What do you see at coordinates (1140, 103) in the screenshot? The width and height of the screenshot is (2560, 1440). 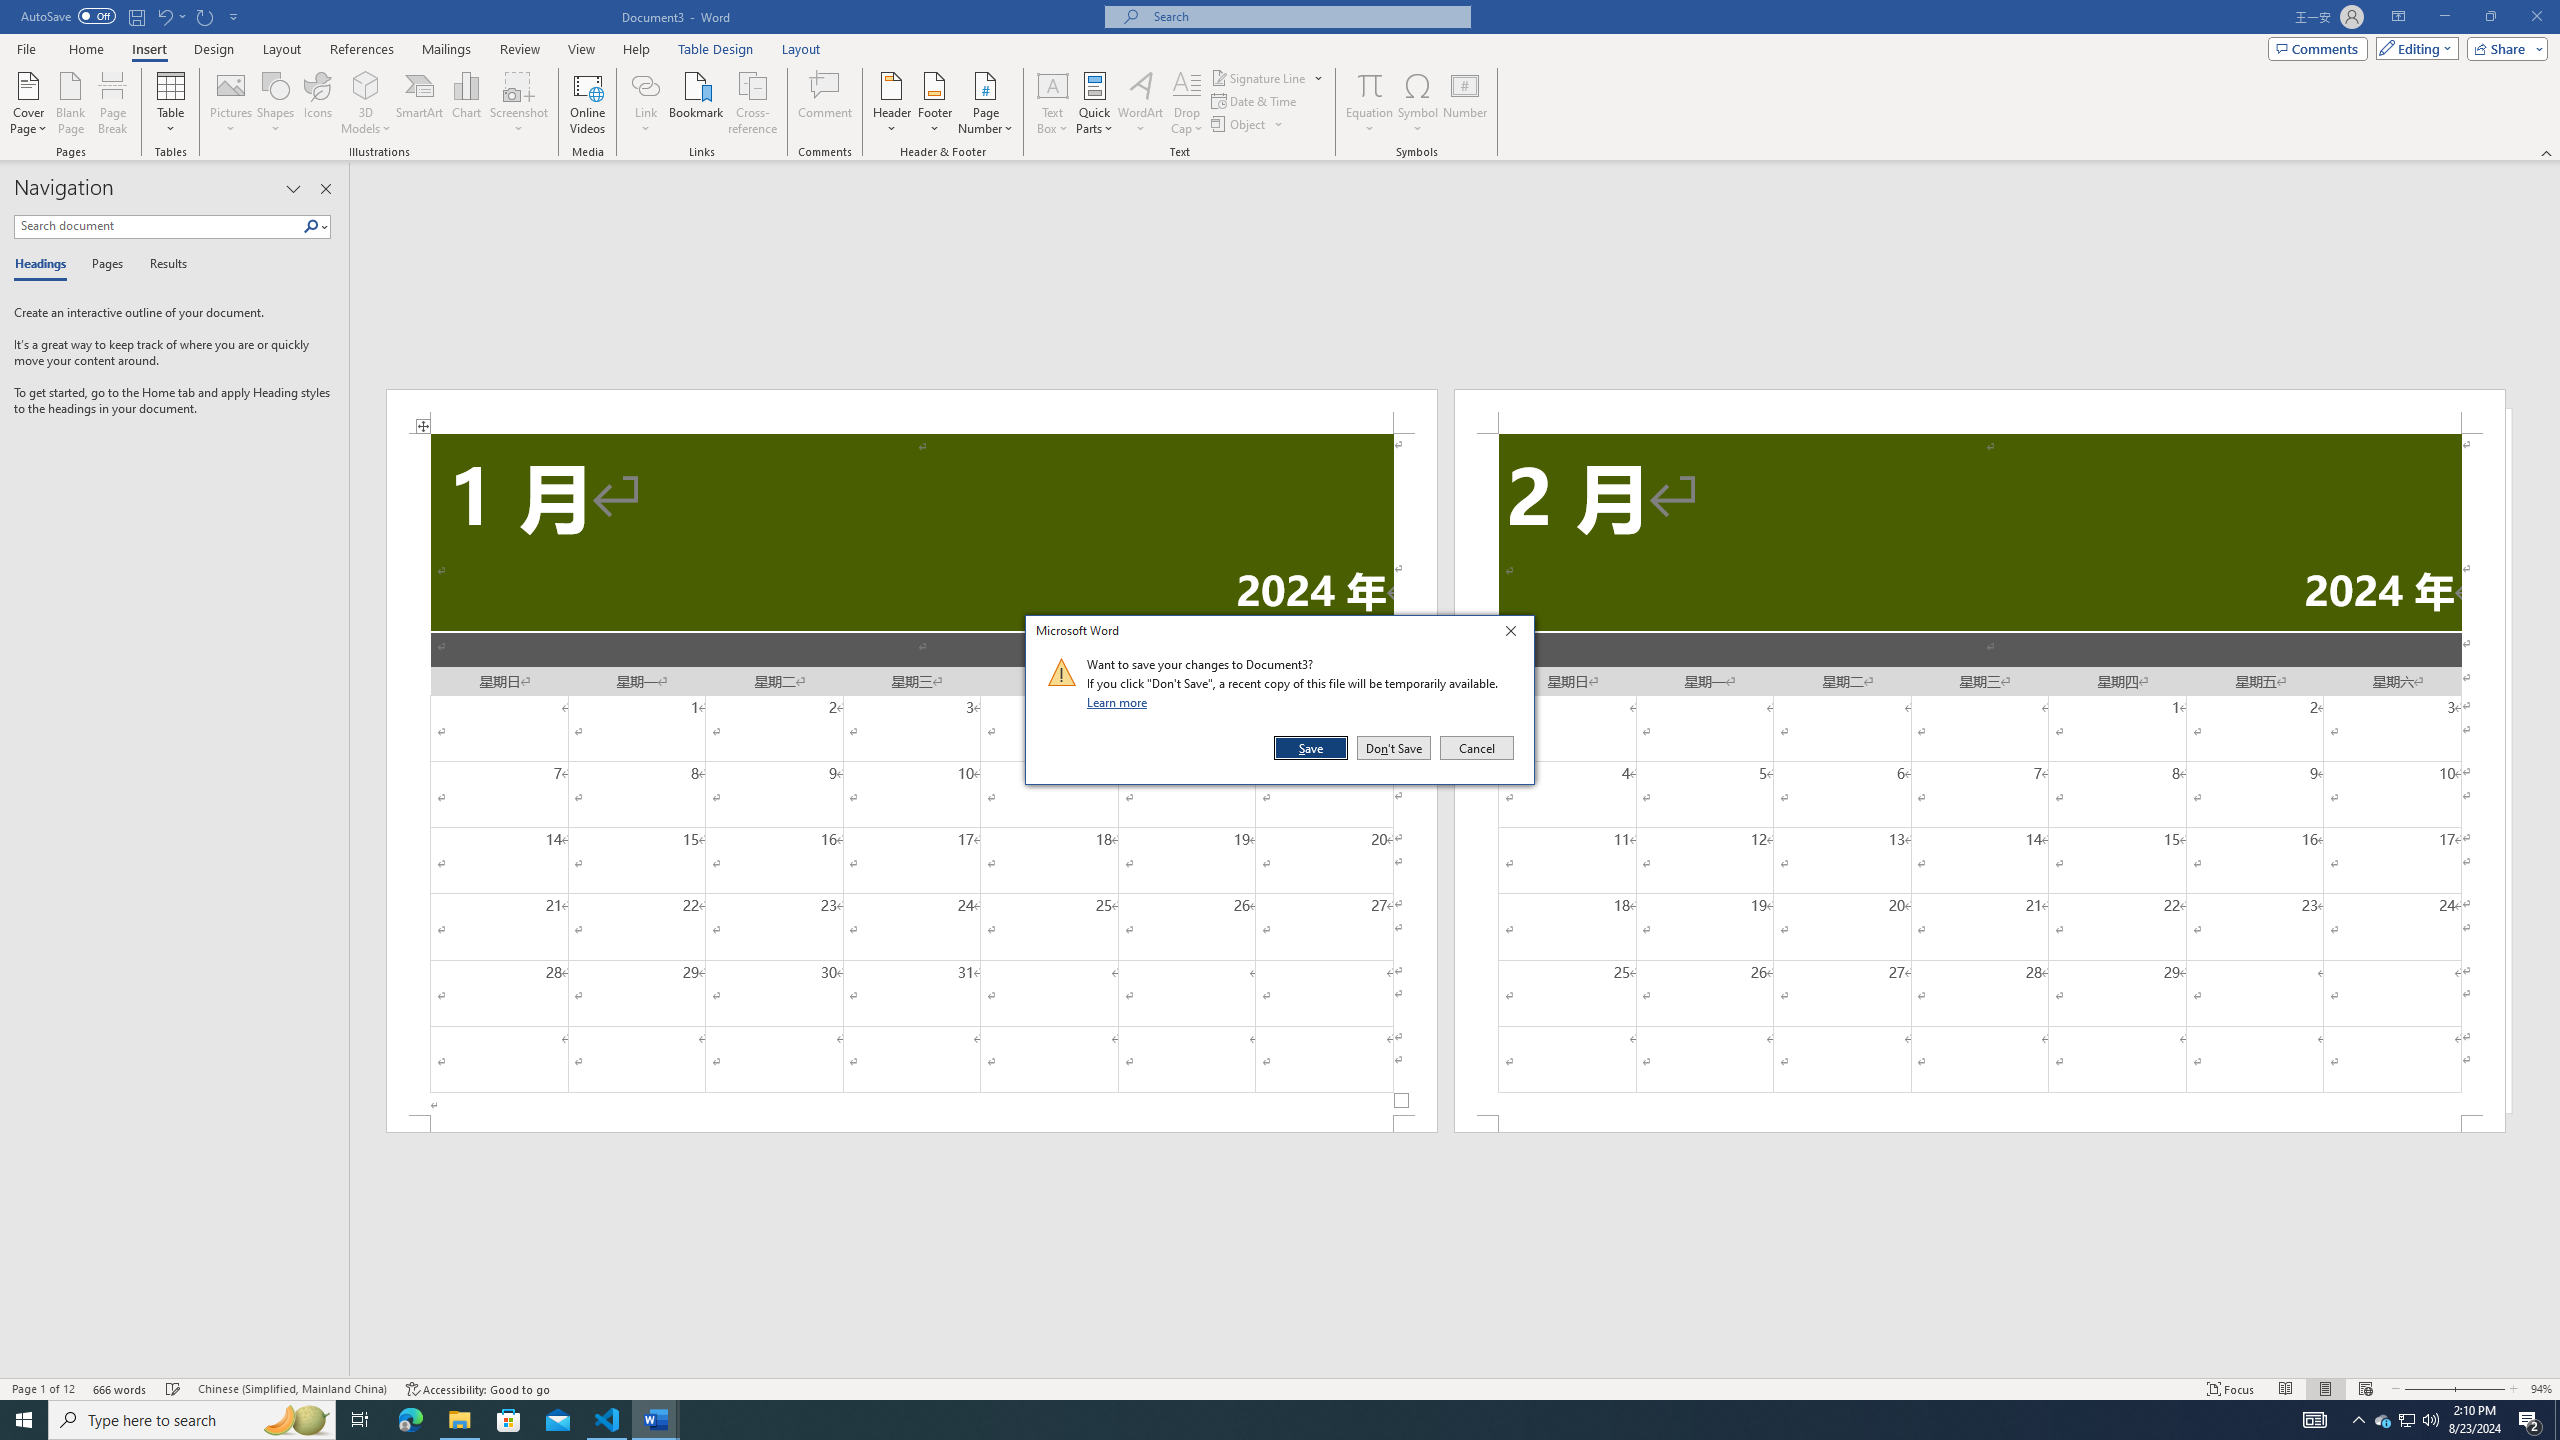 I see `'WordArt'` at bounding box center [1140, 103].